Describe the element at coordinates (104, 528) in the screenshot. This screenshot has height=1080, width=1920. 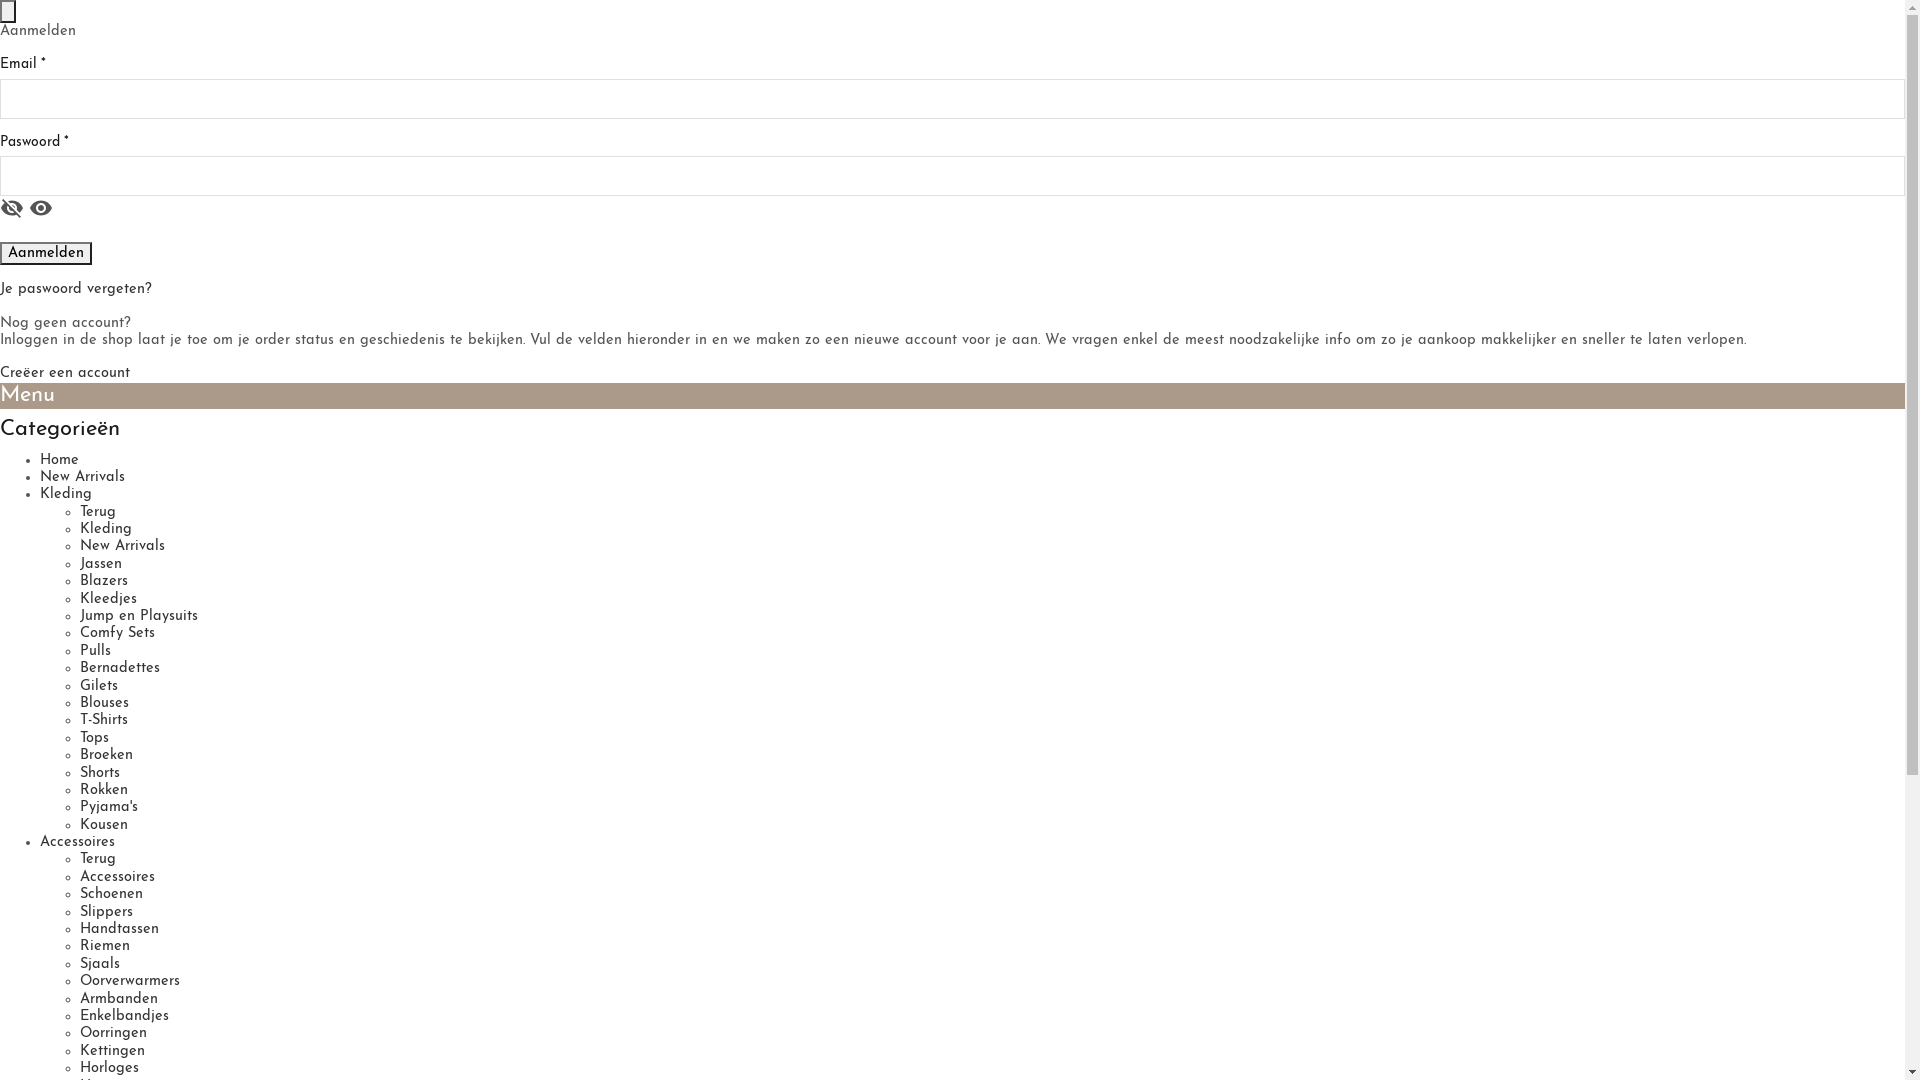
I see `'Kleding'` at that location.